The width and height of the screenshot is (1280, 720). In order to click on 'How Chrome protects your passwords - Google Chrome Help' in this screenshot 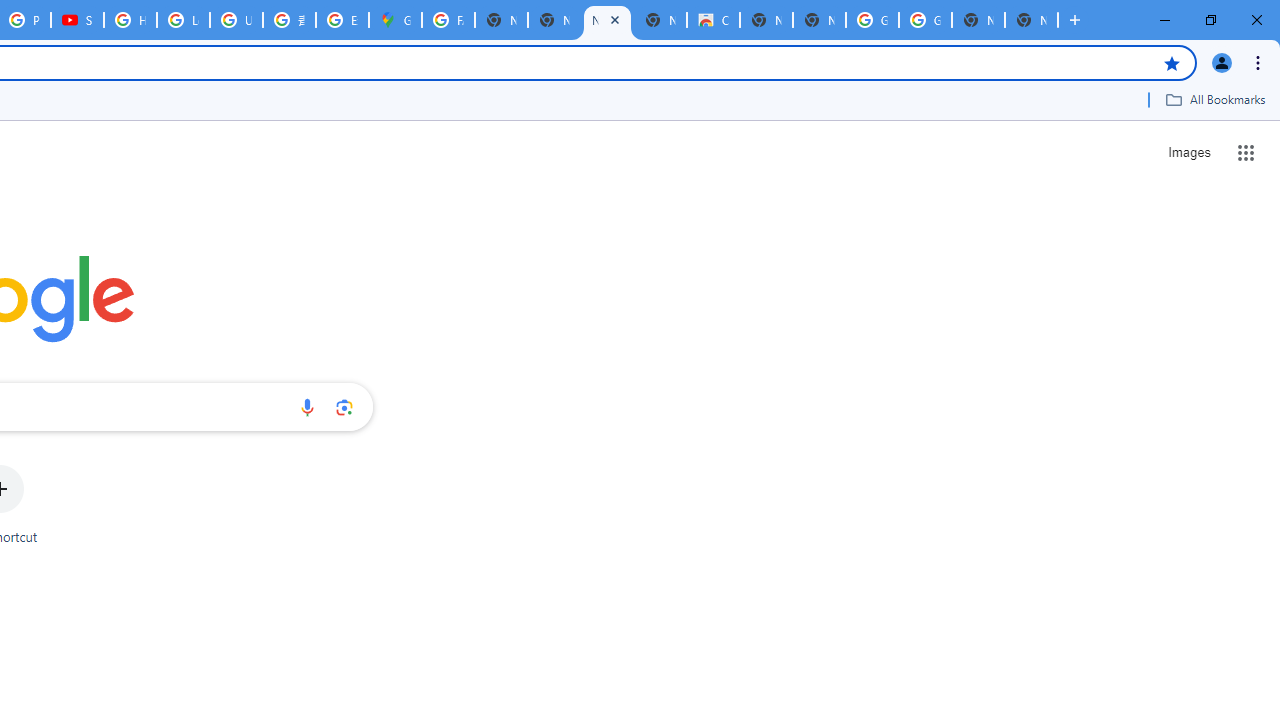, I will do `click(129, 20)`.